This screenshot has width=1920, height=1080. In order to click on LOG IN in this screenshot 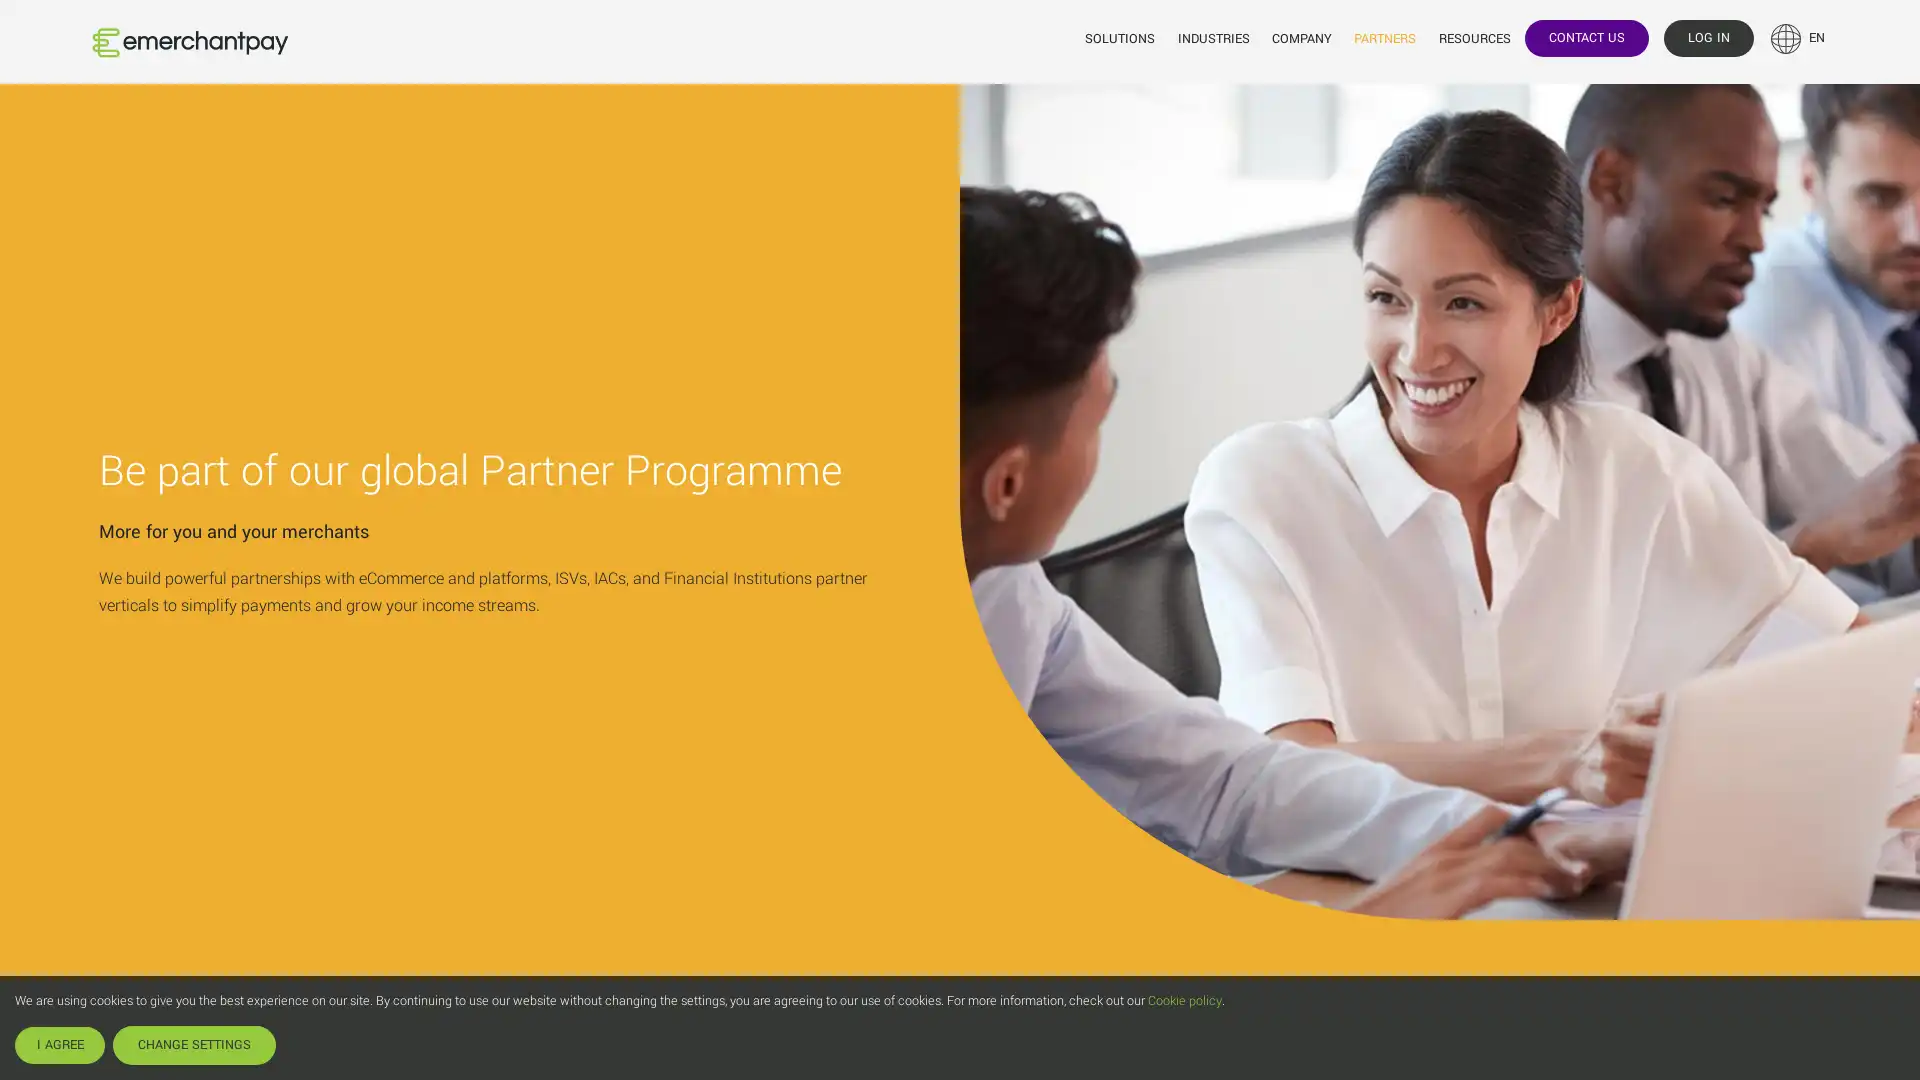, I will do `click(1707, 37)`.